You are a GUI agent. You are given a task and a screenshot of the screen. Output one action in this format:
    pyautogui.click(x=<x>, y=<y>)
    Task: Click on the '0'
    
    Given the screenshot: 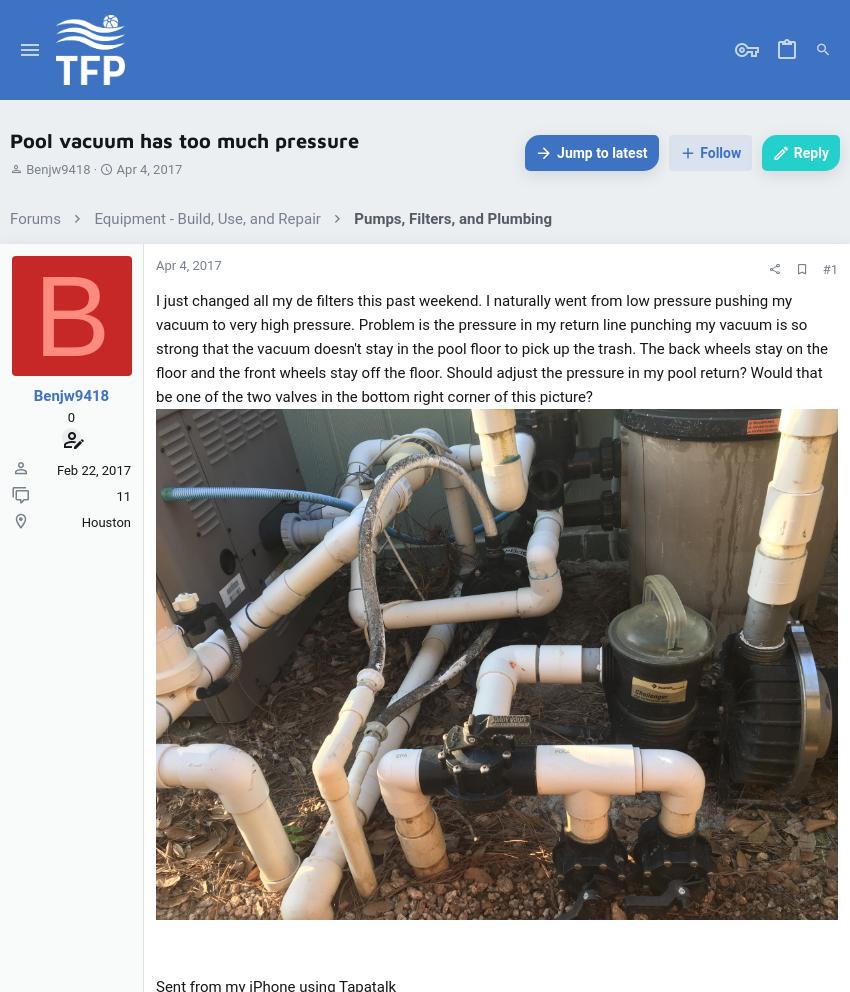 What is the action you would take?
    pyautogui.click(x=70, y=415)
    